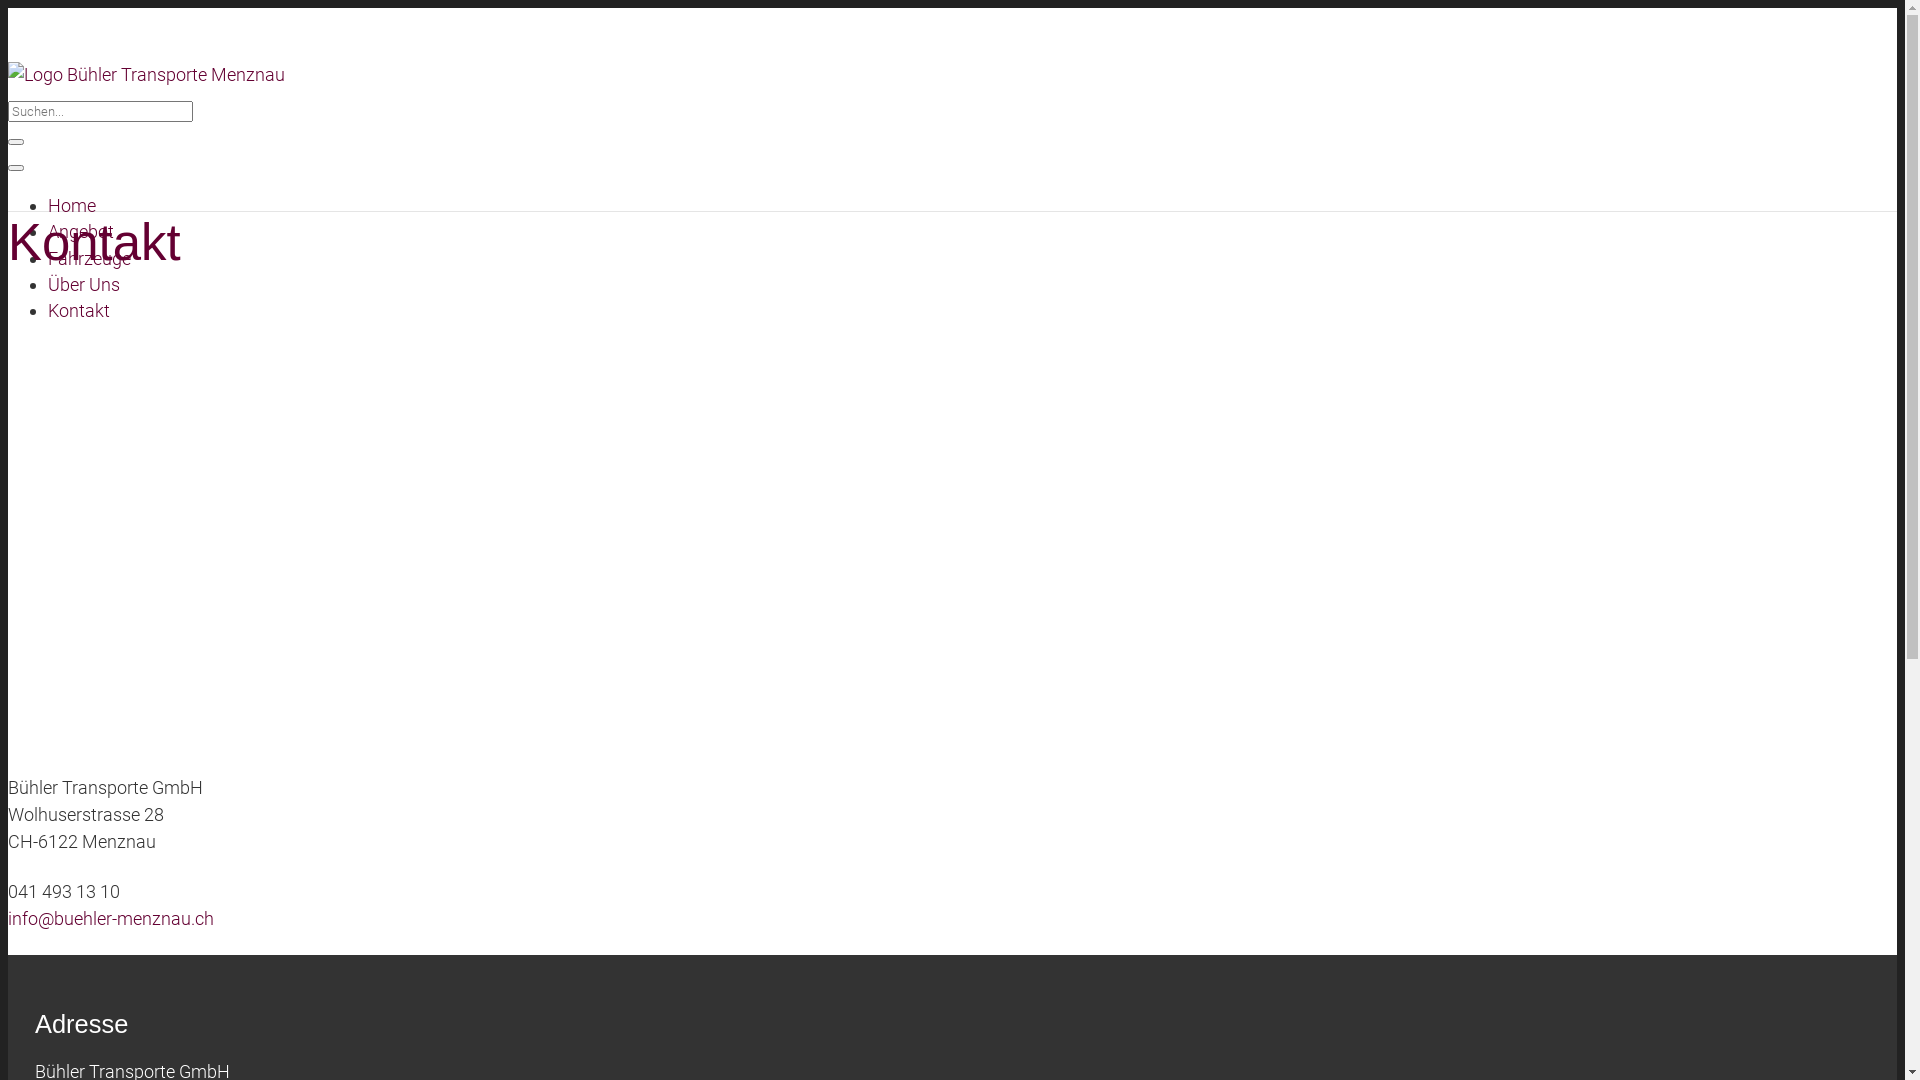 Image resolution: width=1920 pixels, height=1080 pixels. I want to click on 'Kontakt', so click(78, 310).